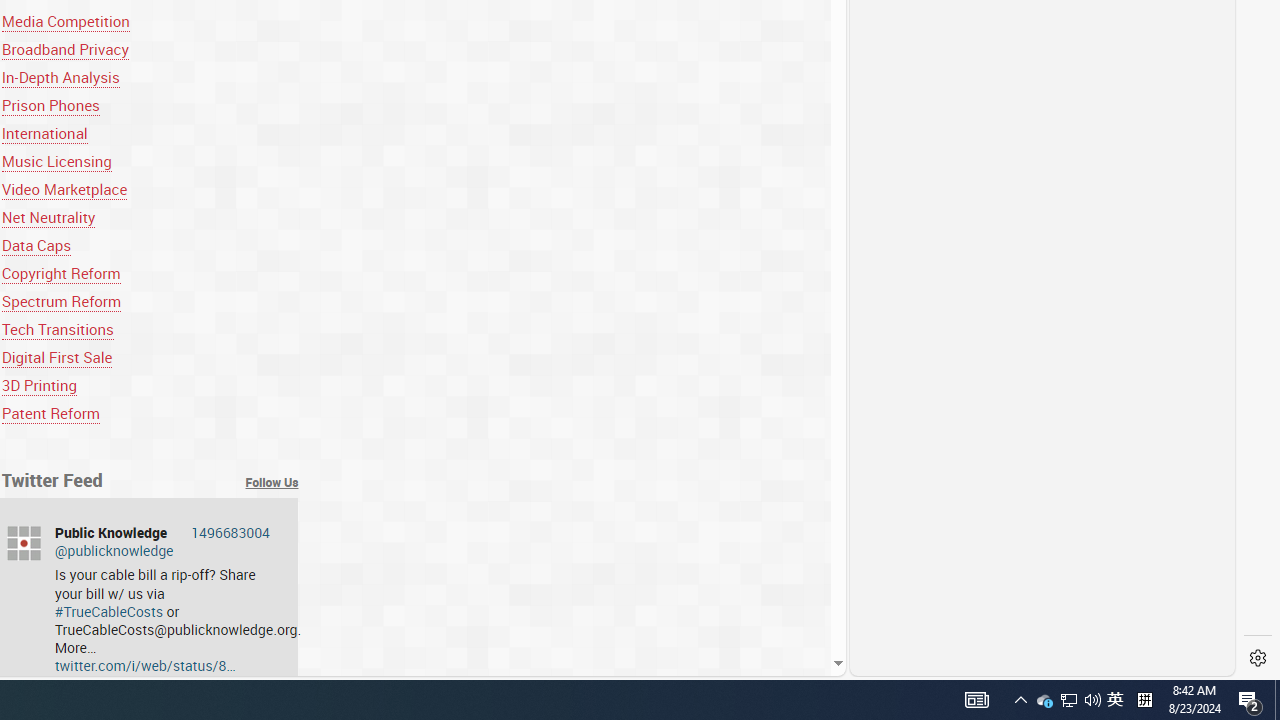 The width and height of the screenshot is (1280, 720). Describe the element at coordinates (57, 328) in the screenshot. I see `'Tech Transitions'` at that location.